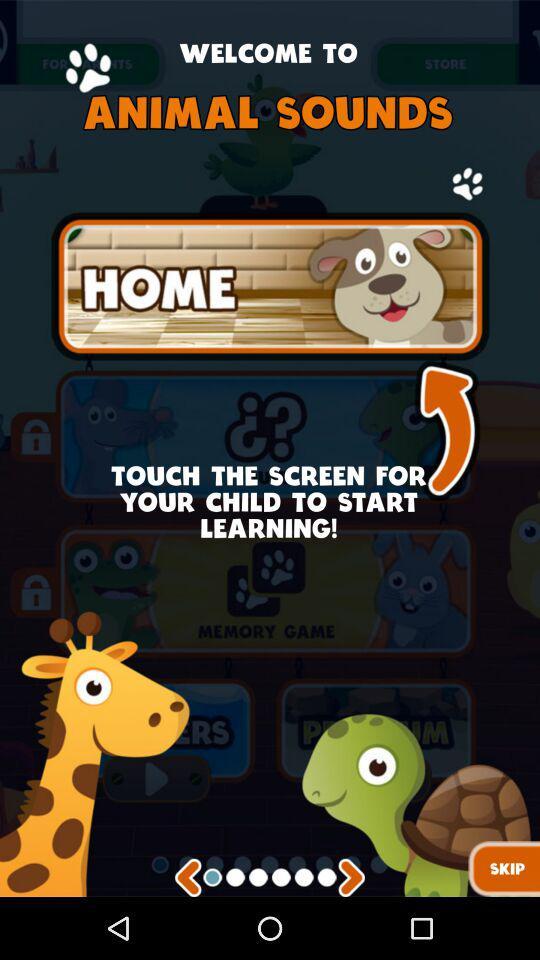 This screenshot has height=960, width=540. Describe the element at coordinates (351, 877) in the screenshot. I see `right arrow to the left of skip at the bottom of the web page` at that location.